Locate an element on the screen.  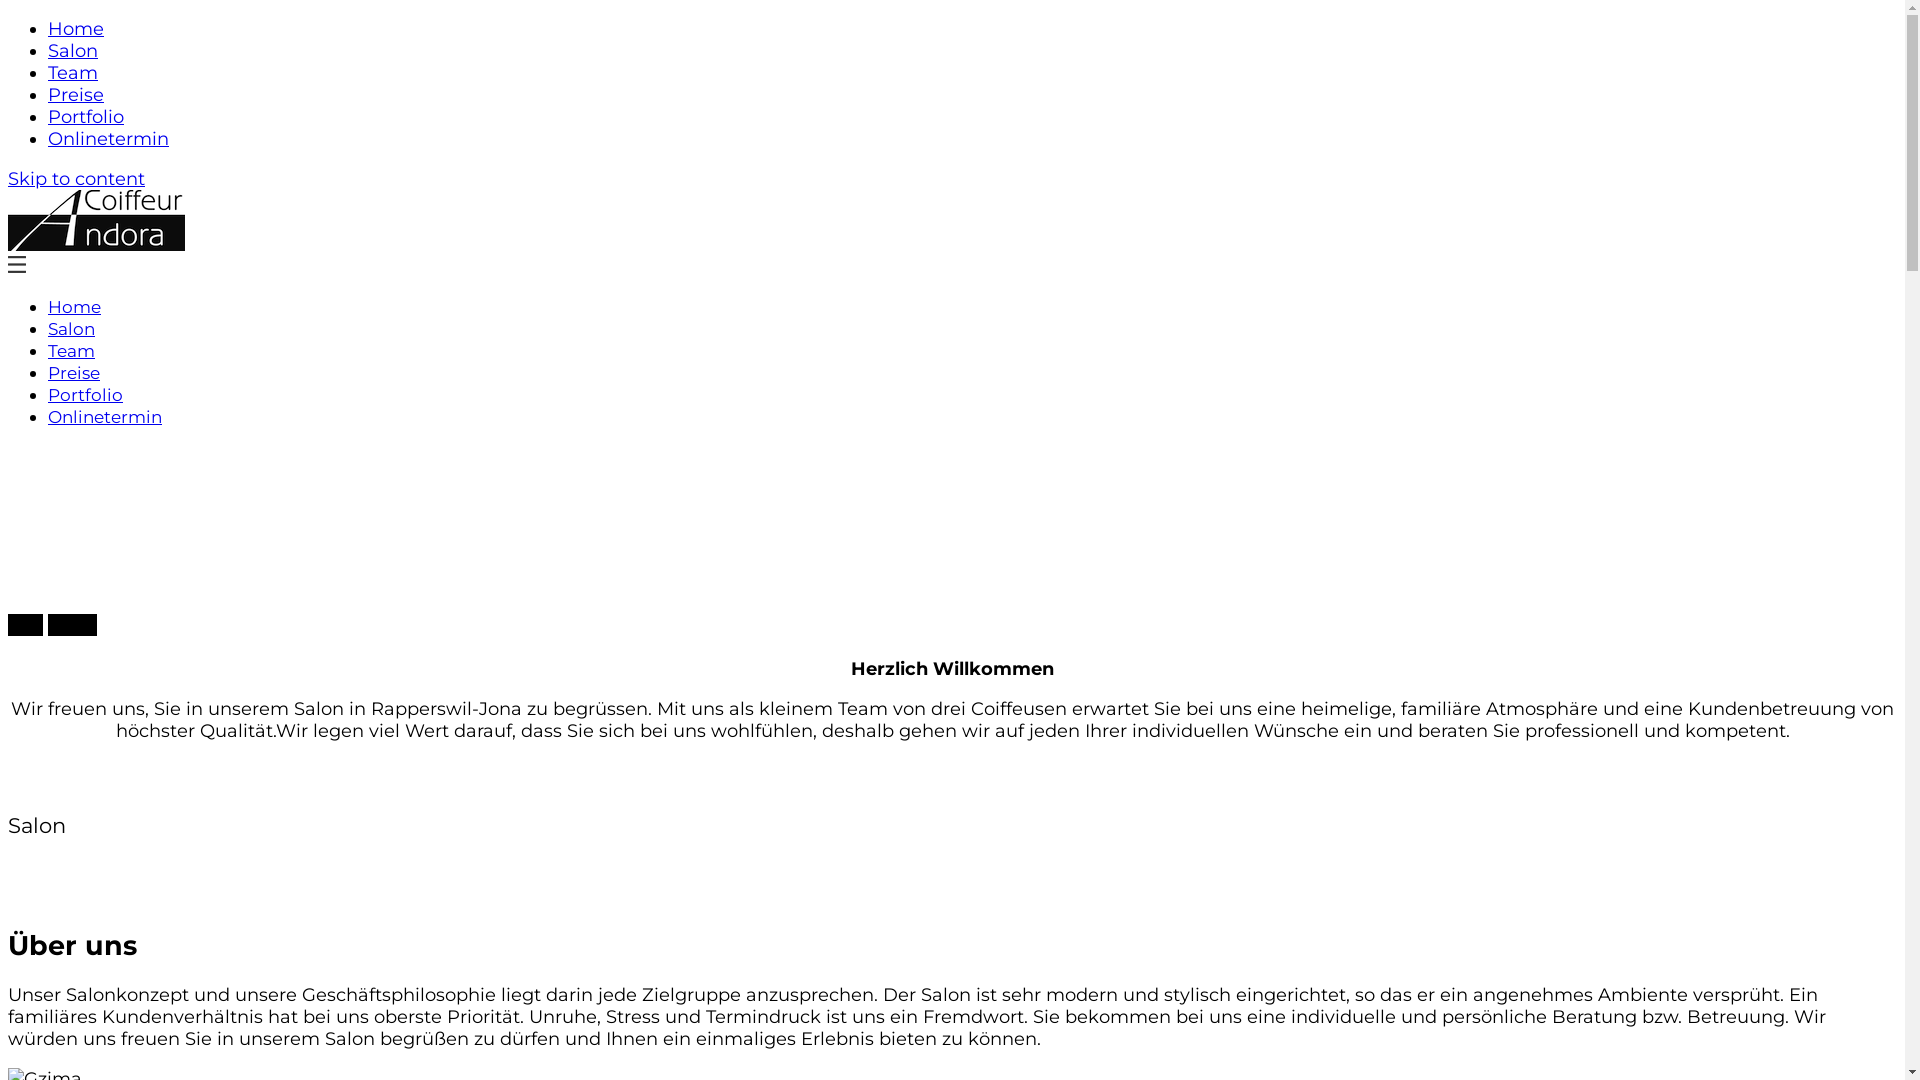
'Onlinetermin' is located at coordinates (107, 137).